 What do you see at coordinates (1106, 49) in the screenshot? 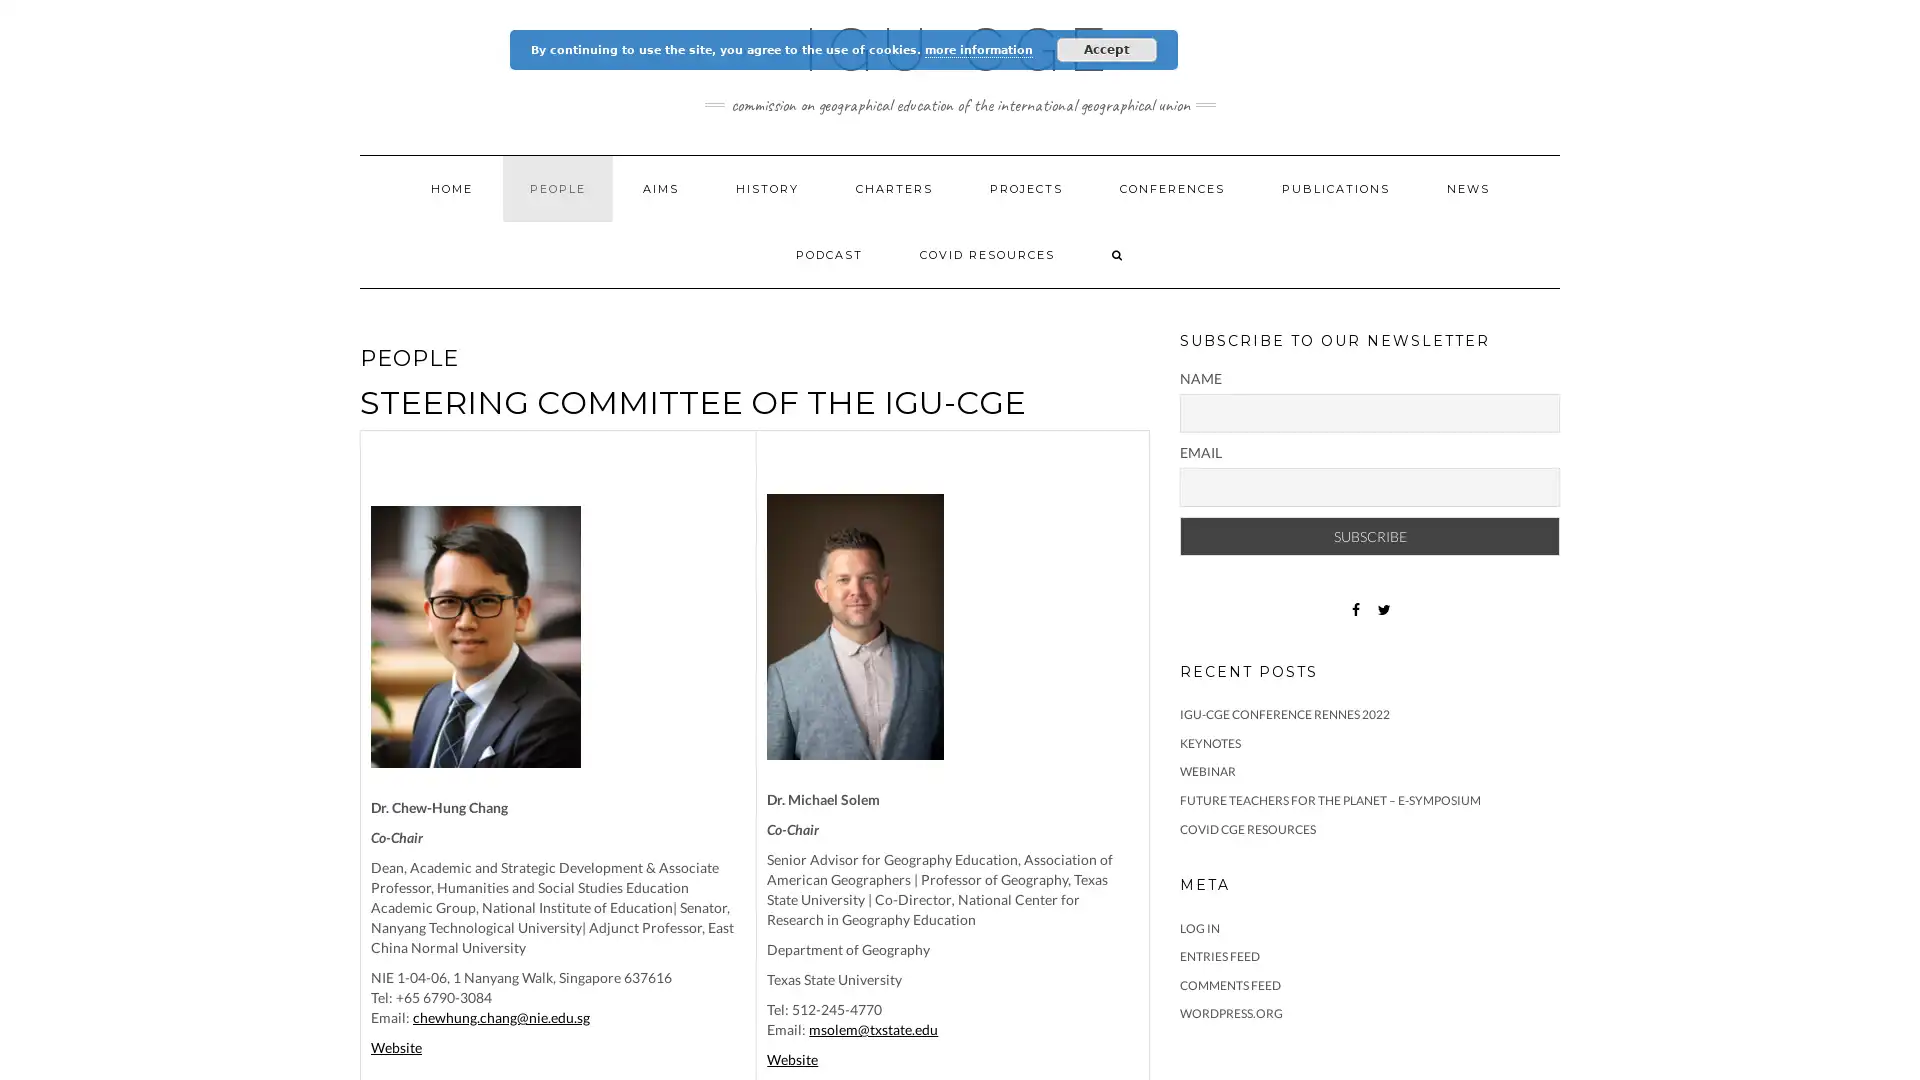
I see `Accept` at bounding box center [1106, 49].